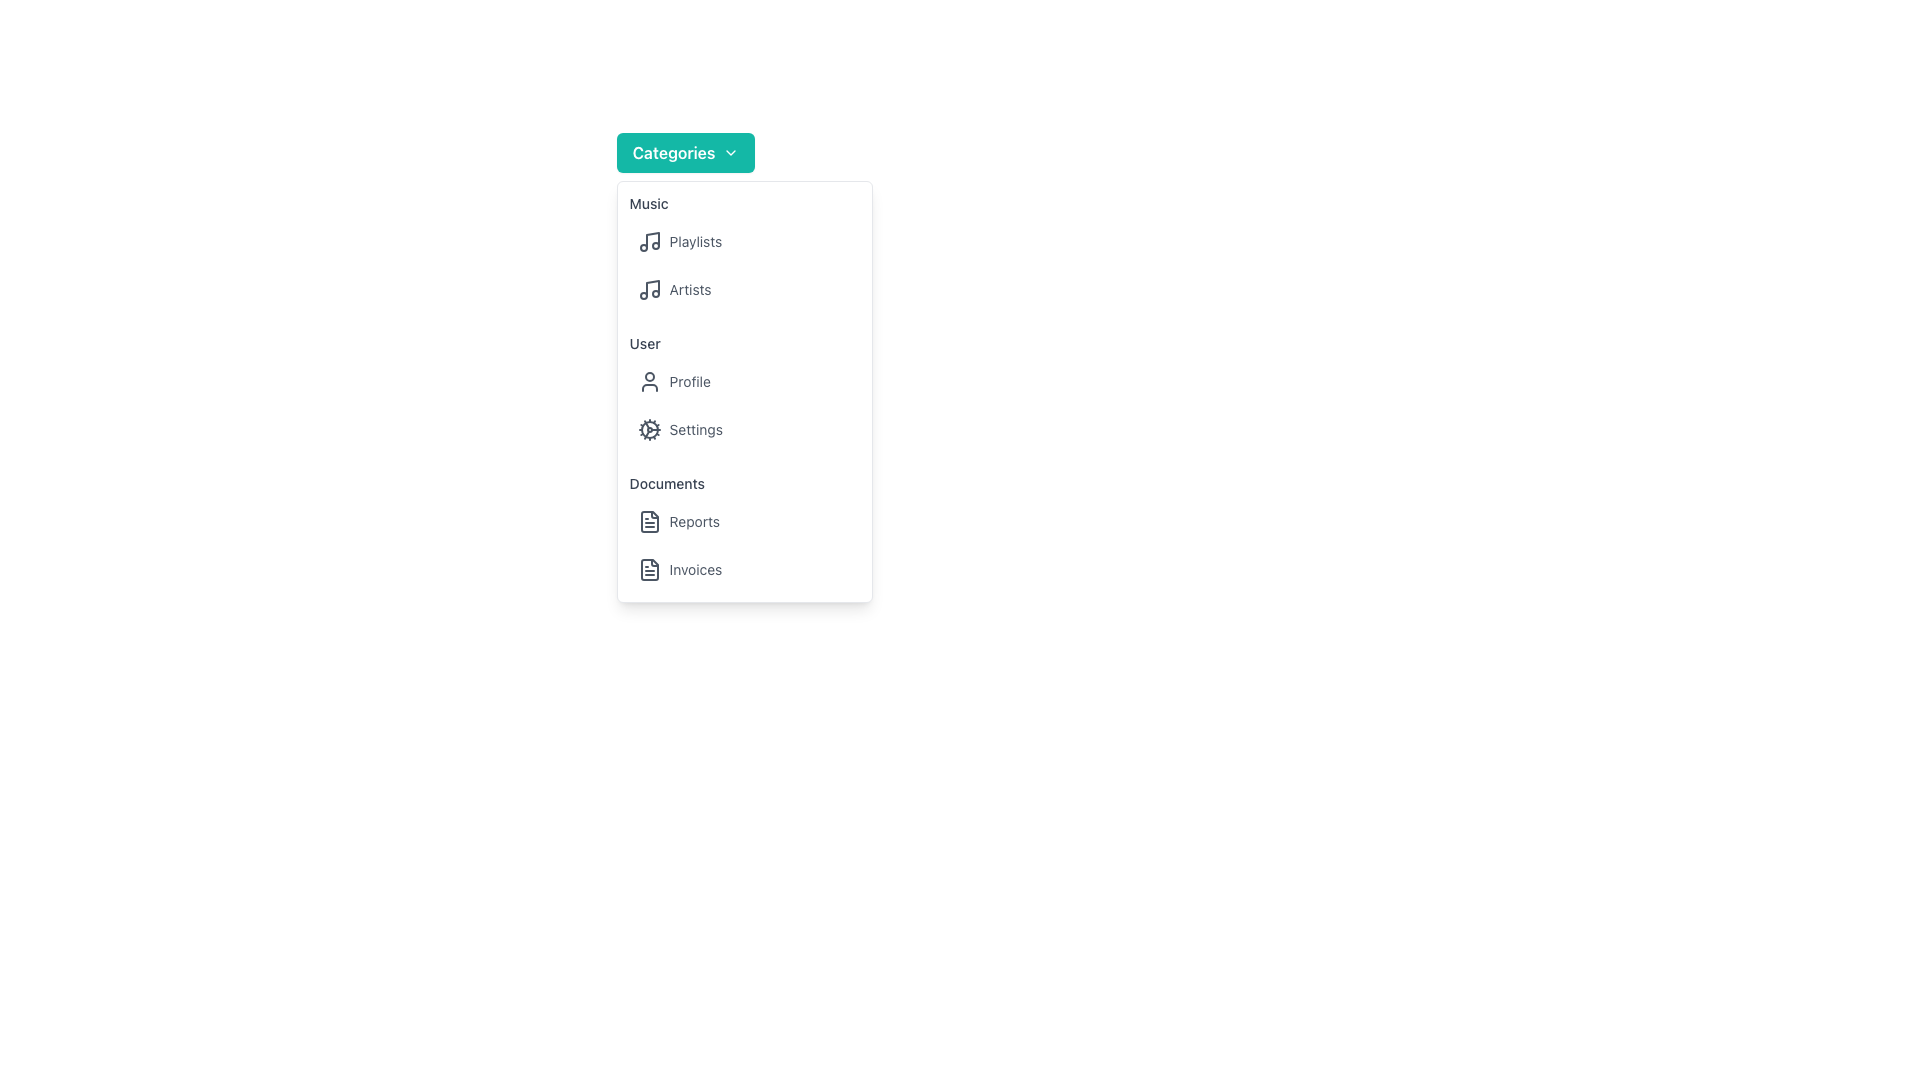 This screenshot has height=1080, width=1920. What do you see at coordinates (649, 570) in the screenshot?
I see `the 'Invoices' icon in the sidebar menu, located within the 'Documents' group at the bottom of the menu panel` at bounding box center [649, 570].